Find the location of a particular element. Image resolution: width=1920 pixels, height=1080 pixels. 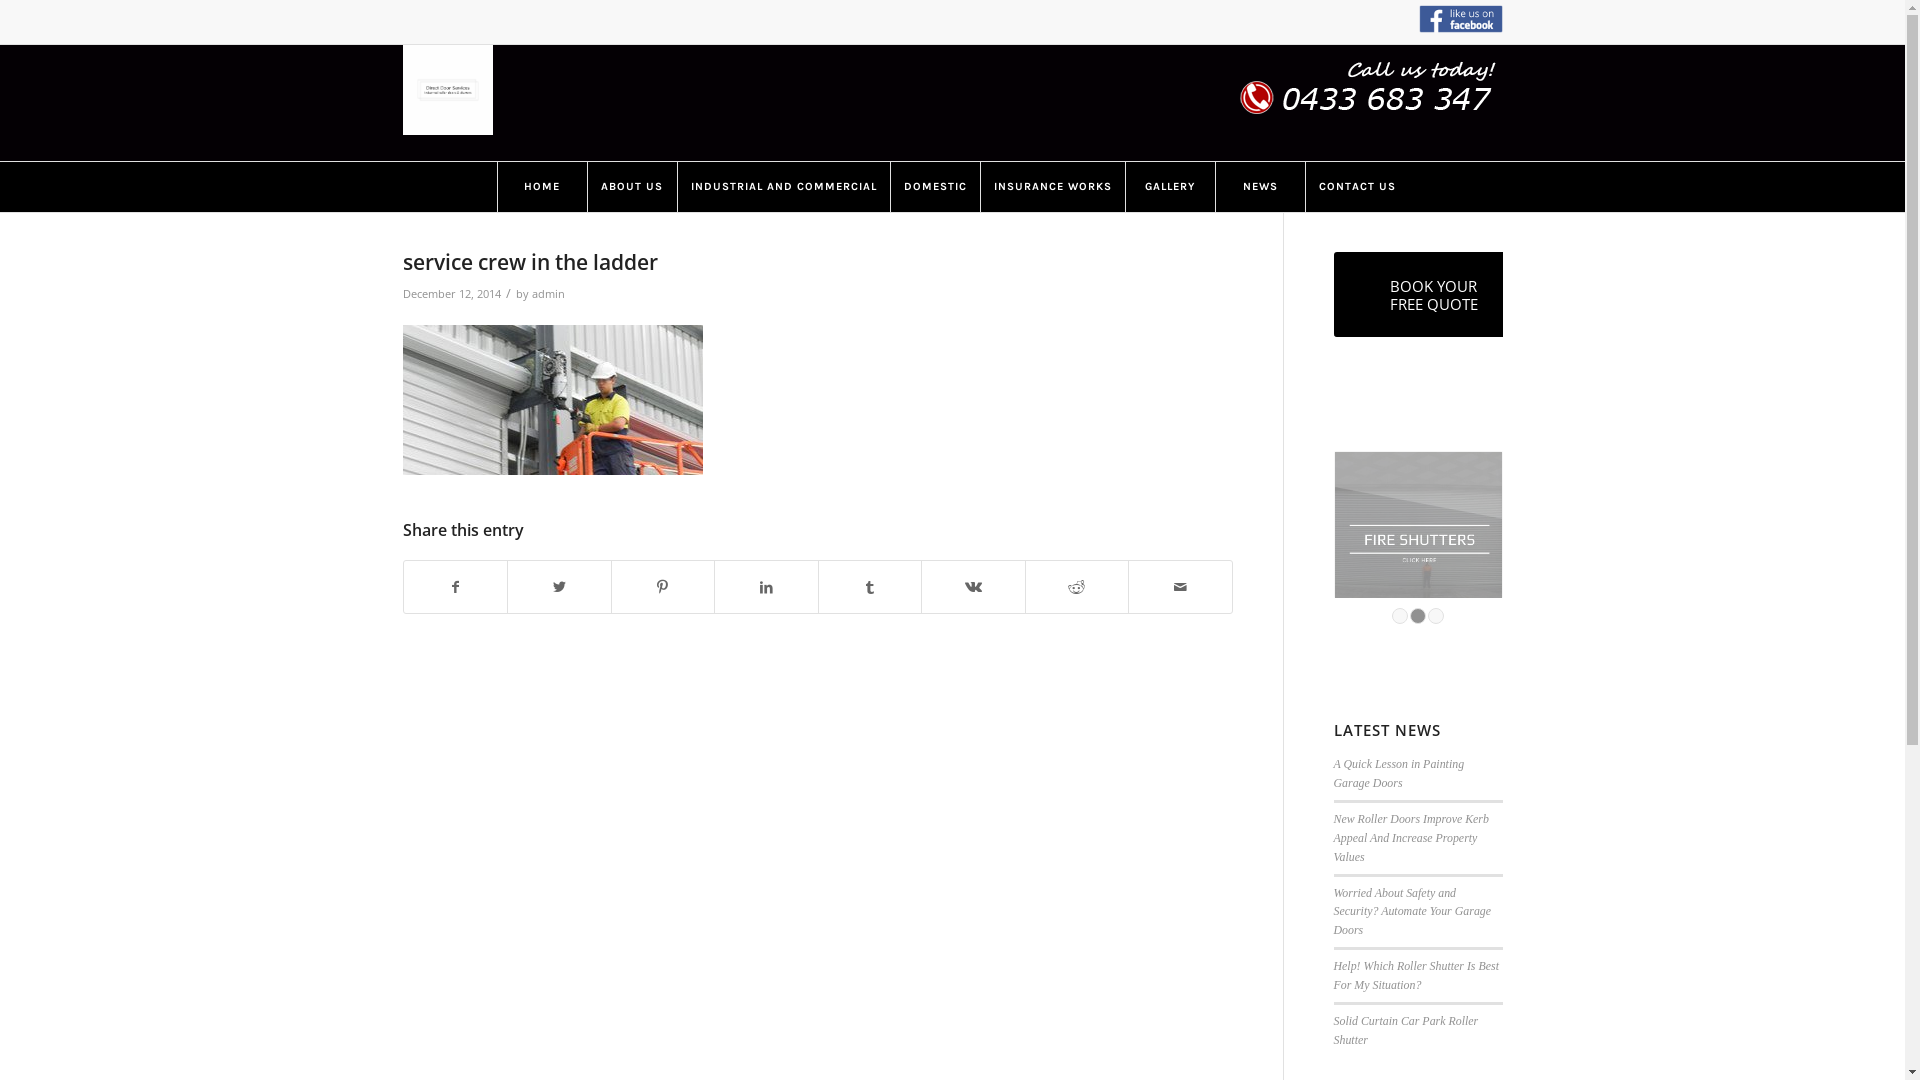

'3' is located at coordinates (1434, 615).